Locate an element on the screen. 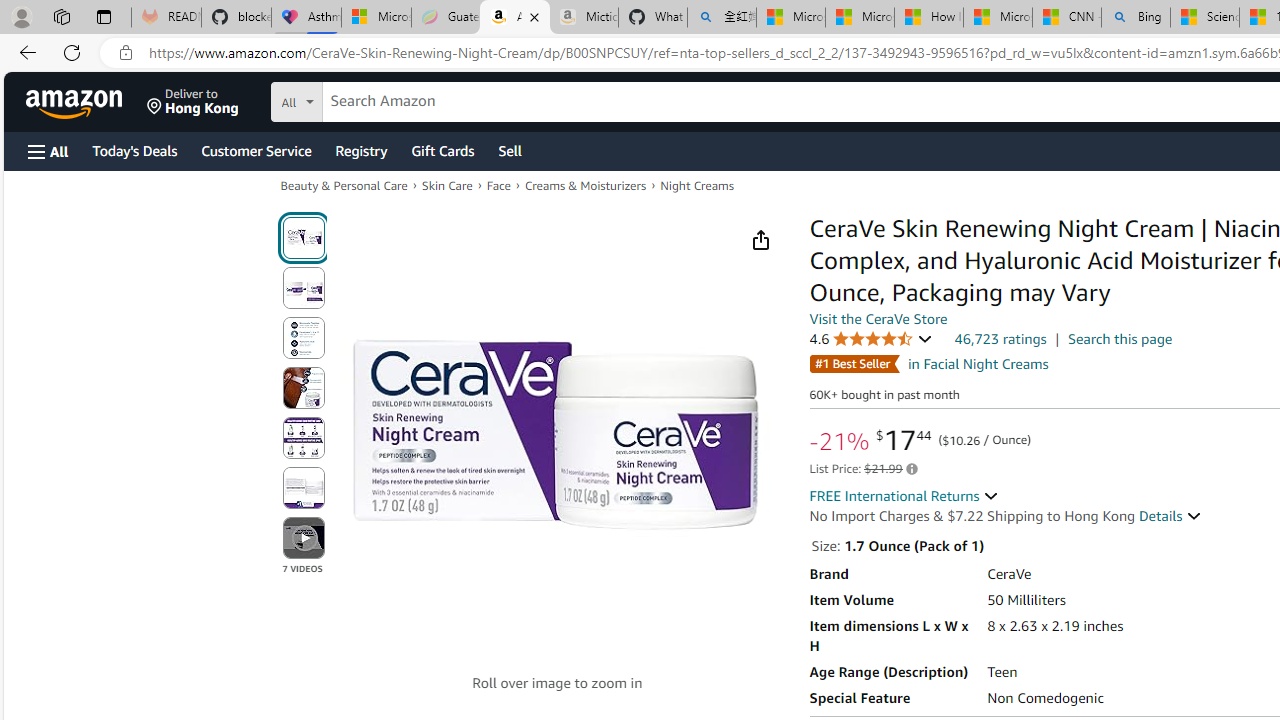 The width and height of the screenshot is (1280, 720). 'Customer Service' is located at coordinates (255, 149).